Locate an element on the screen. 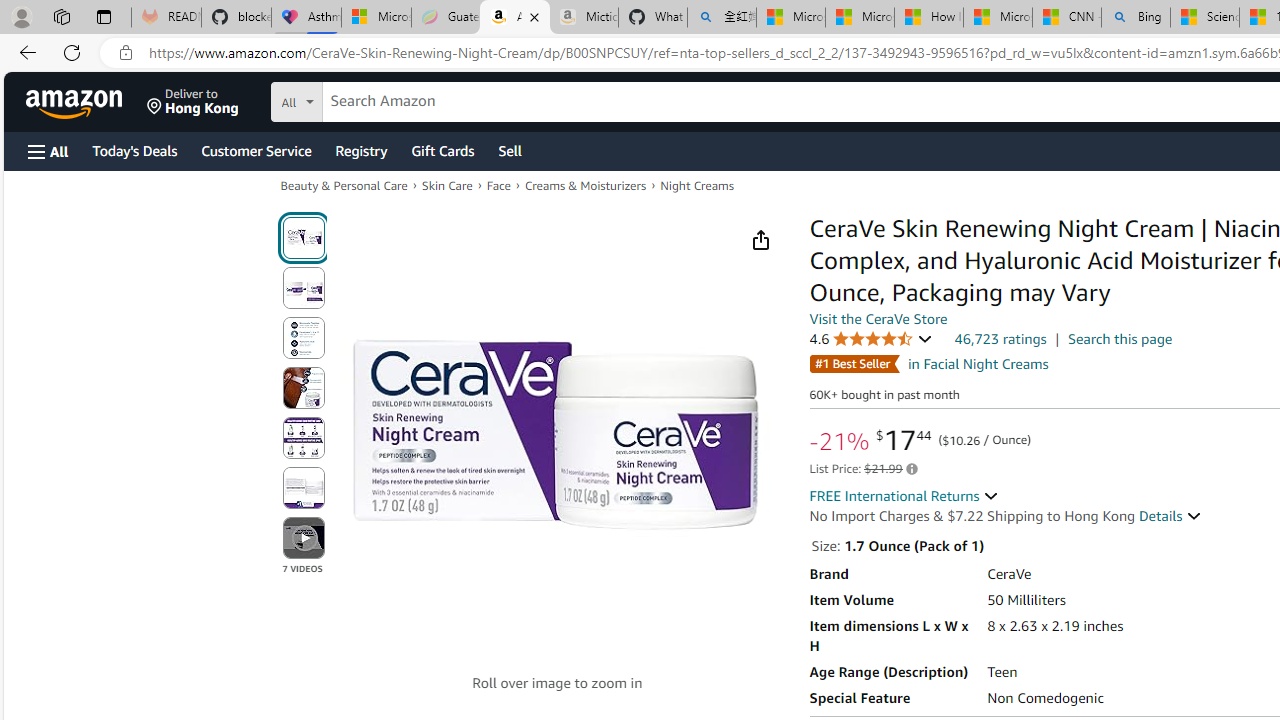 The width and height of the screenshot is (1280, 720). 'Customer Service' is located at coordinates (255, 149).